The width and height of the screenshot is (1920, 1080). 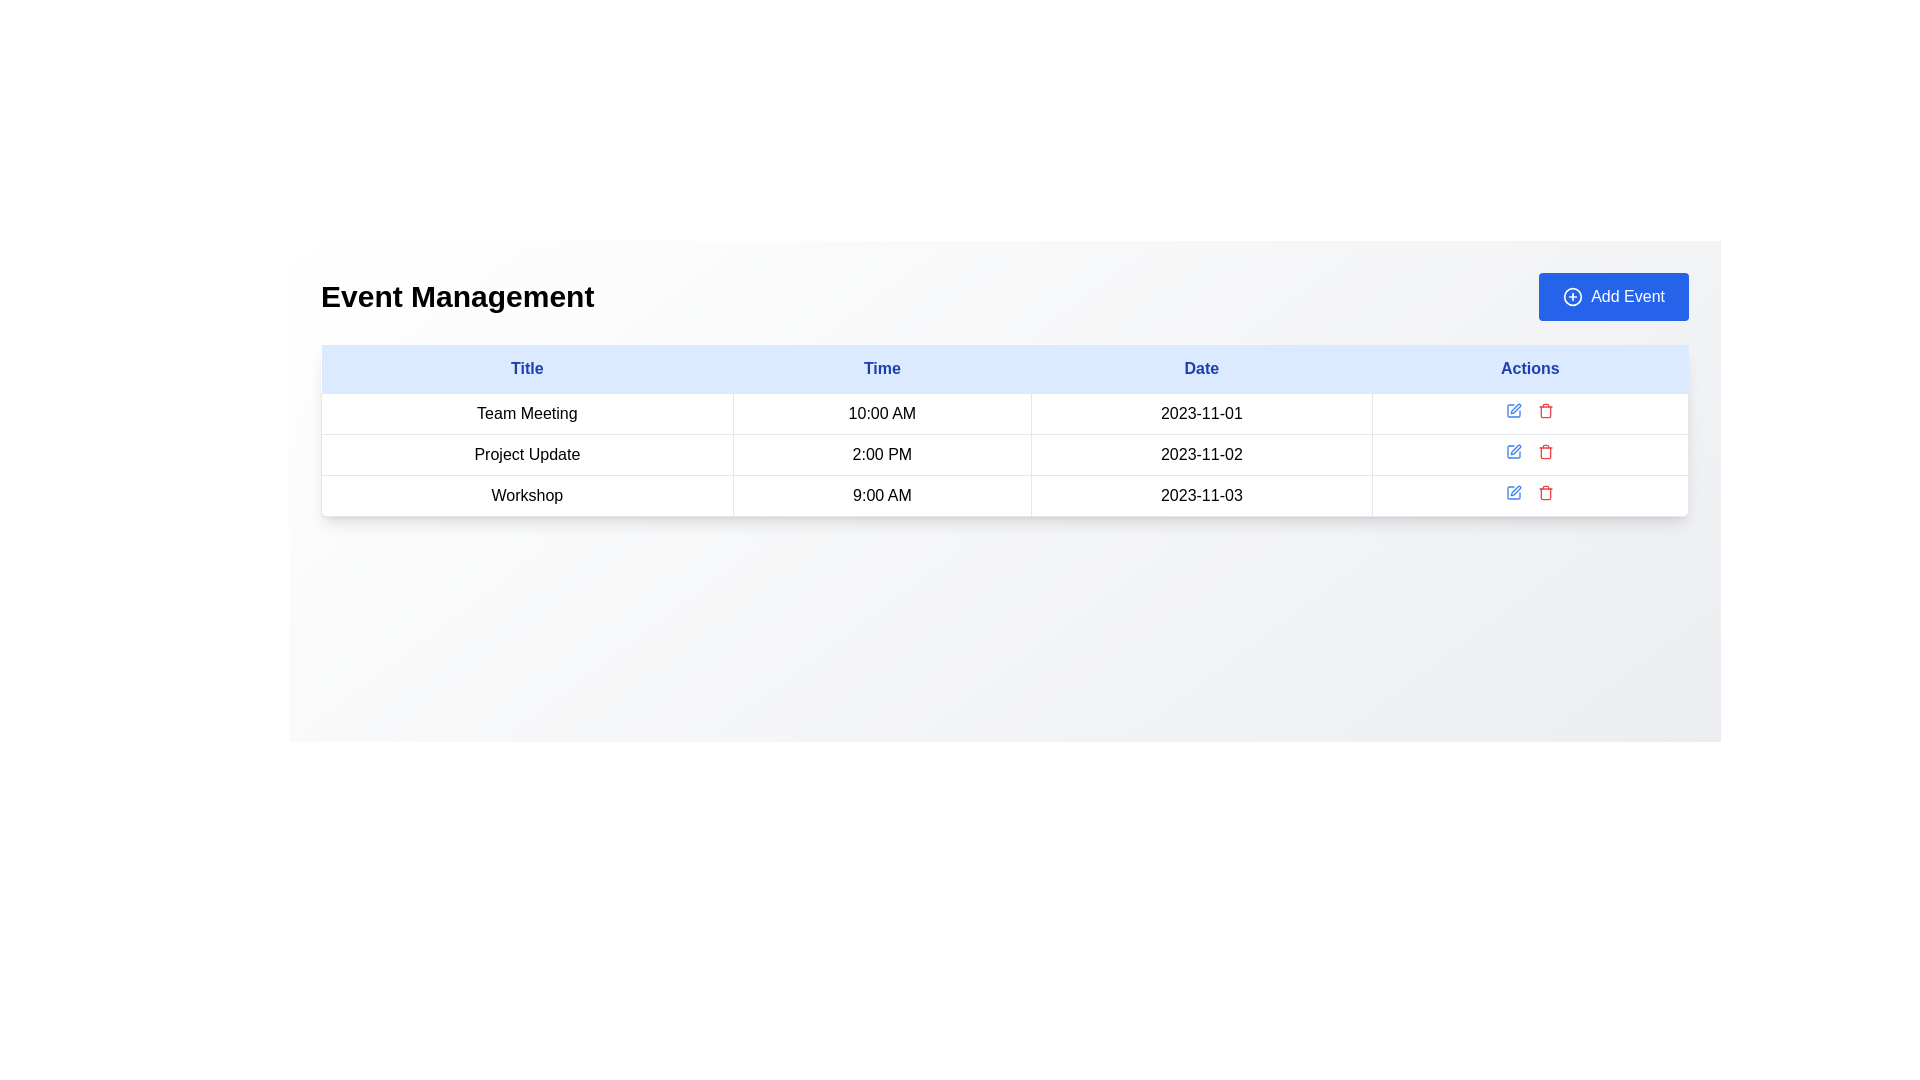 I want to click on the Text Label that identifies the event titled 'Team Meeting 10:00 AM 2023-11-01' in the 'Title' column of the event management table, so click(x=527, y=412).